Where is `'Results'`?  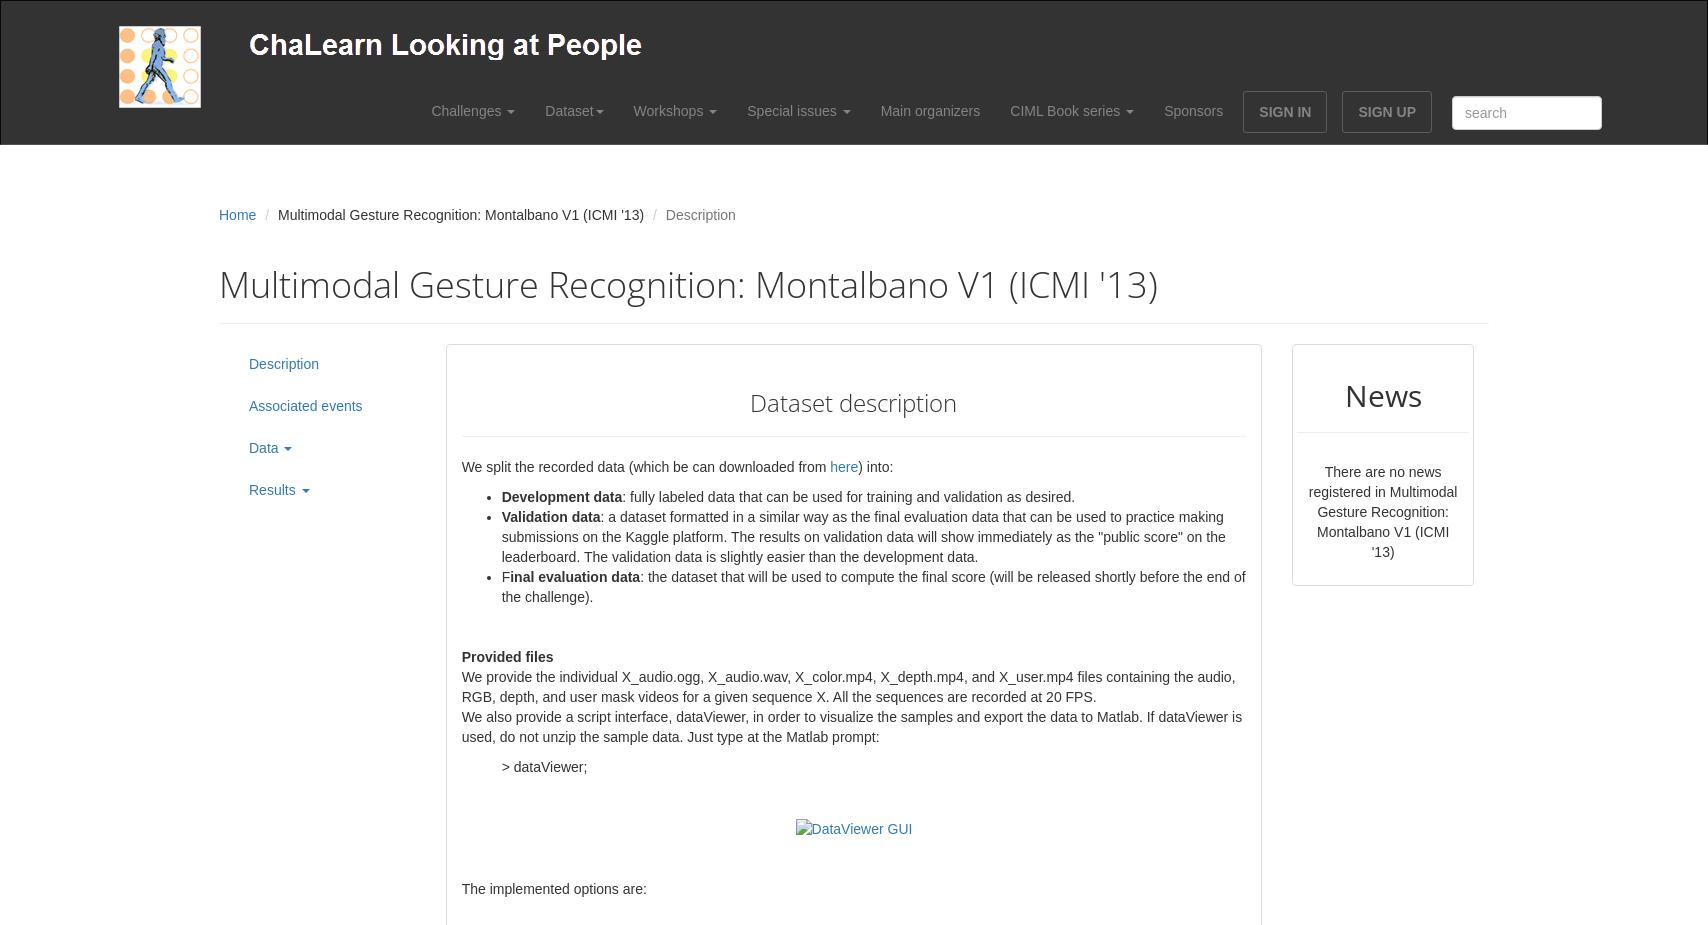 'Results' is located at coordinates (273, 489).